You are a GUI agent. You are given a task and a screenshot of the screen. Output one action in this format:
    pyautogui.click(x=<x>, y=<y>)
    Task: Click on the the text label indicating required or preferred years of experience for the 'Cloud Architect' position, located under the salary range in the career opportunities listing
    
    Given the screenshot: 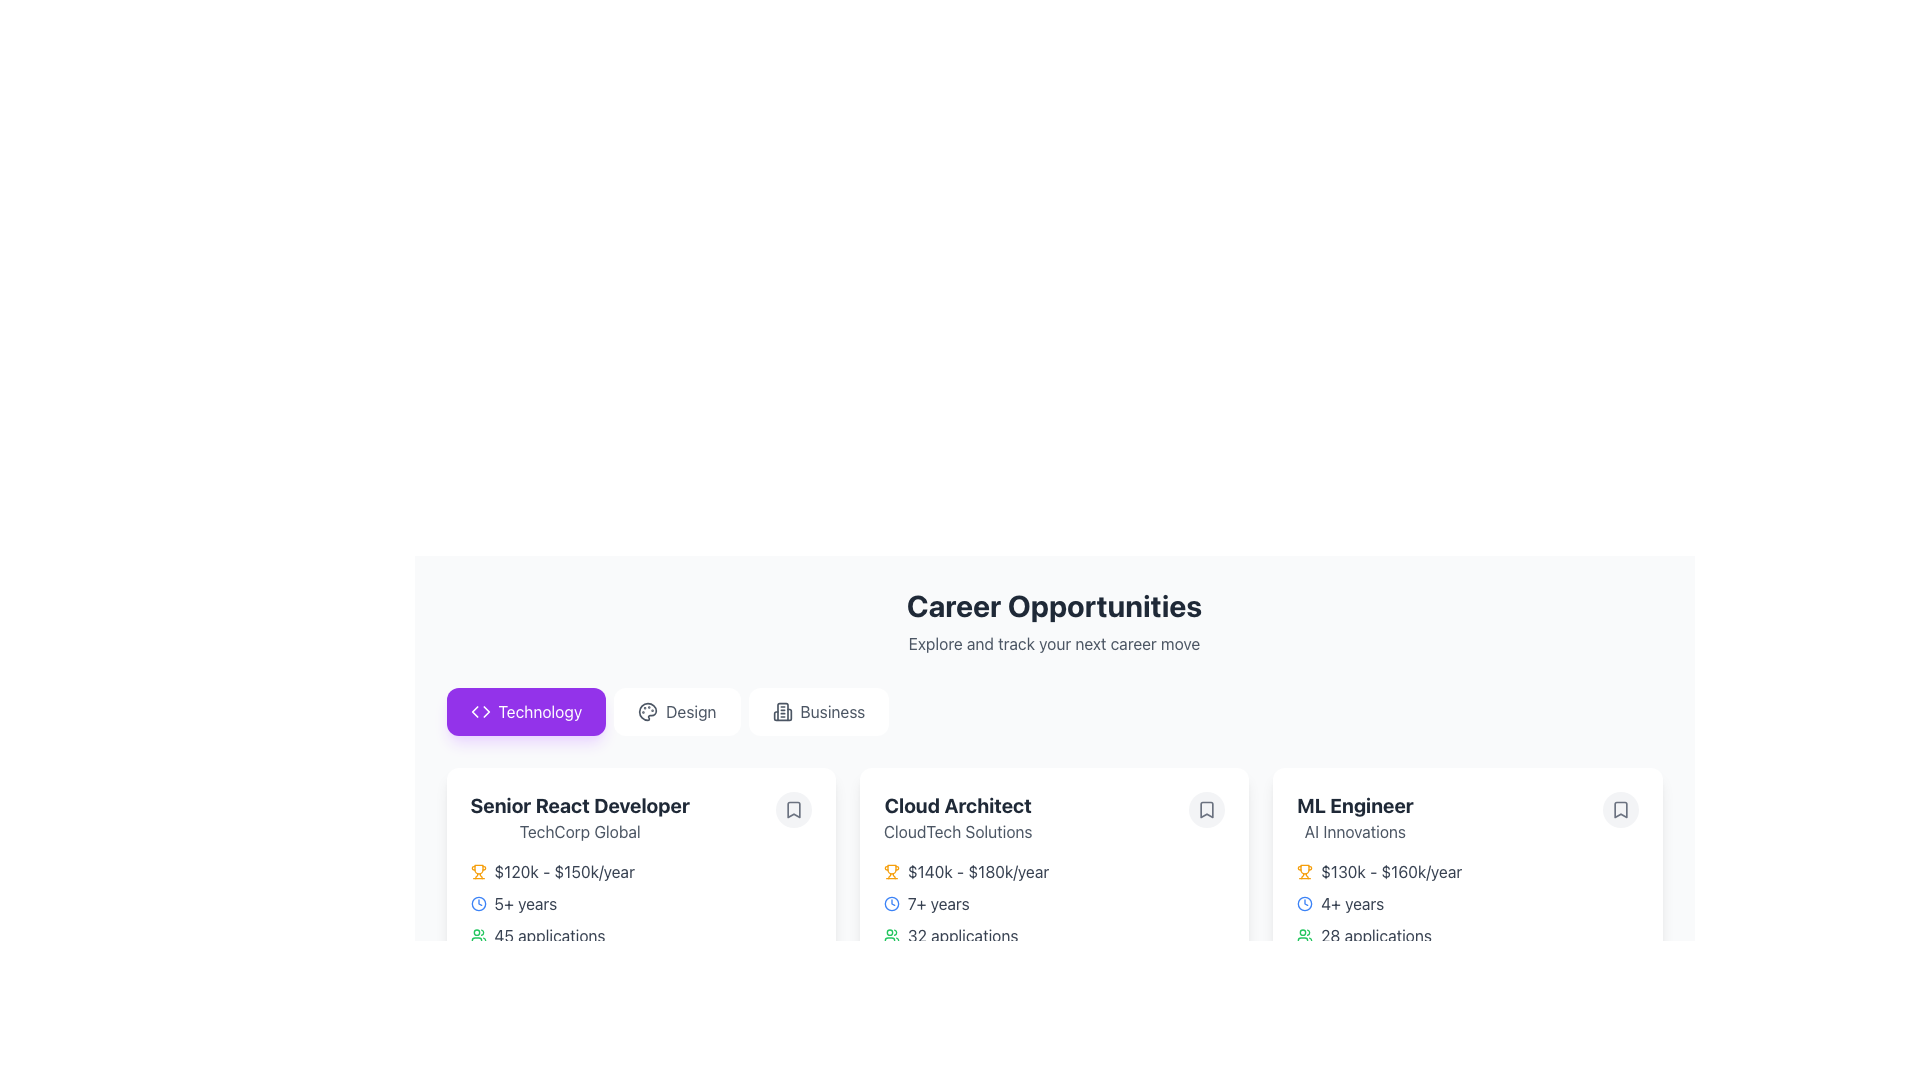 What is the action you would take?
    pyautogui.click(x=937, y=903)
    